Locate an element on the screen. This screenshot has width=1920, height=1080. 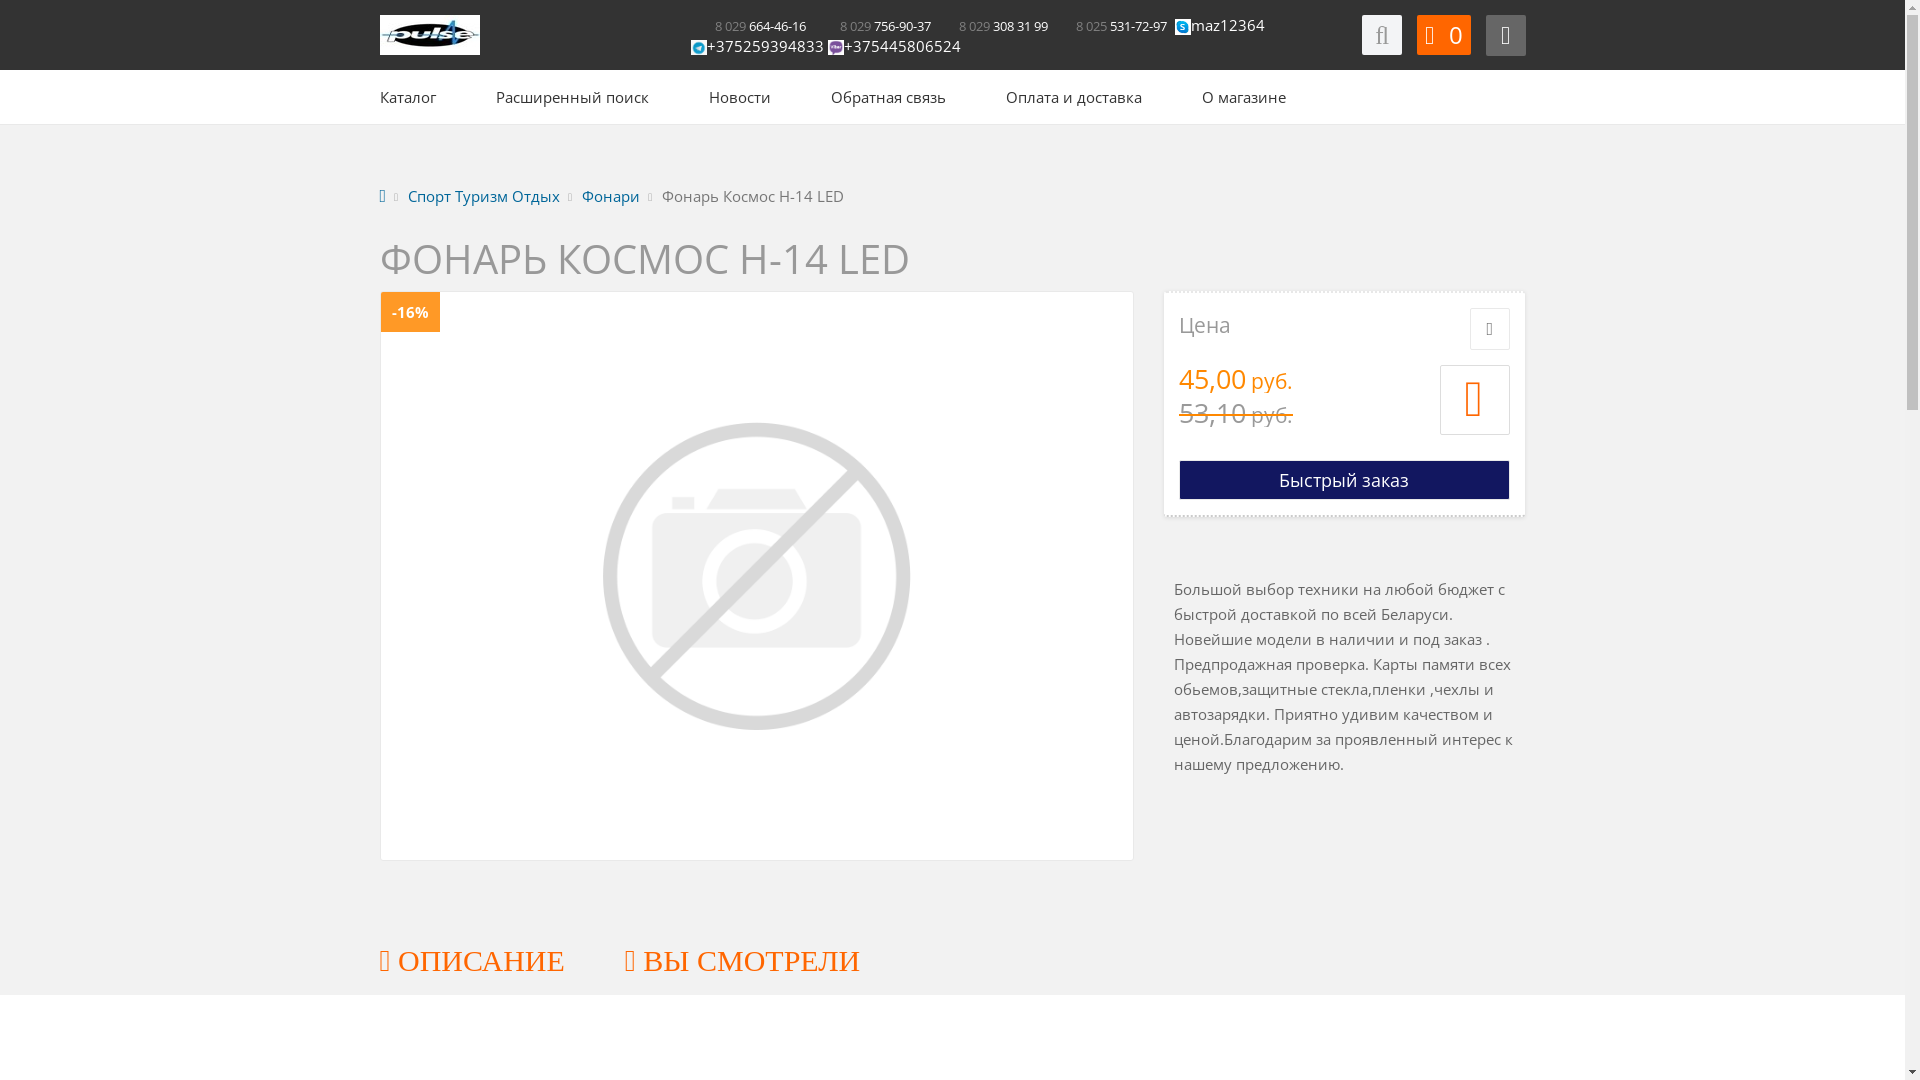
'+375445806524' is located at coordinates (893, 45).